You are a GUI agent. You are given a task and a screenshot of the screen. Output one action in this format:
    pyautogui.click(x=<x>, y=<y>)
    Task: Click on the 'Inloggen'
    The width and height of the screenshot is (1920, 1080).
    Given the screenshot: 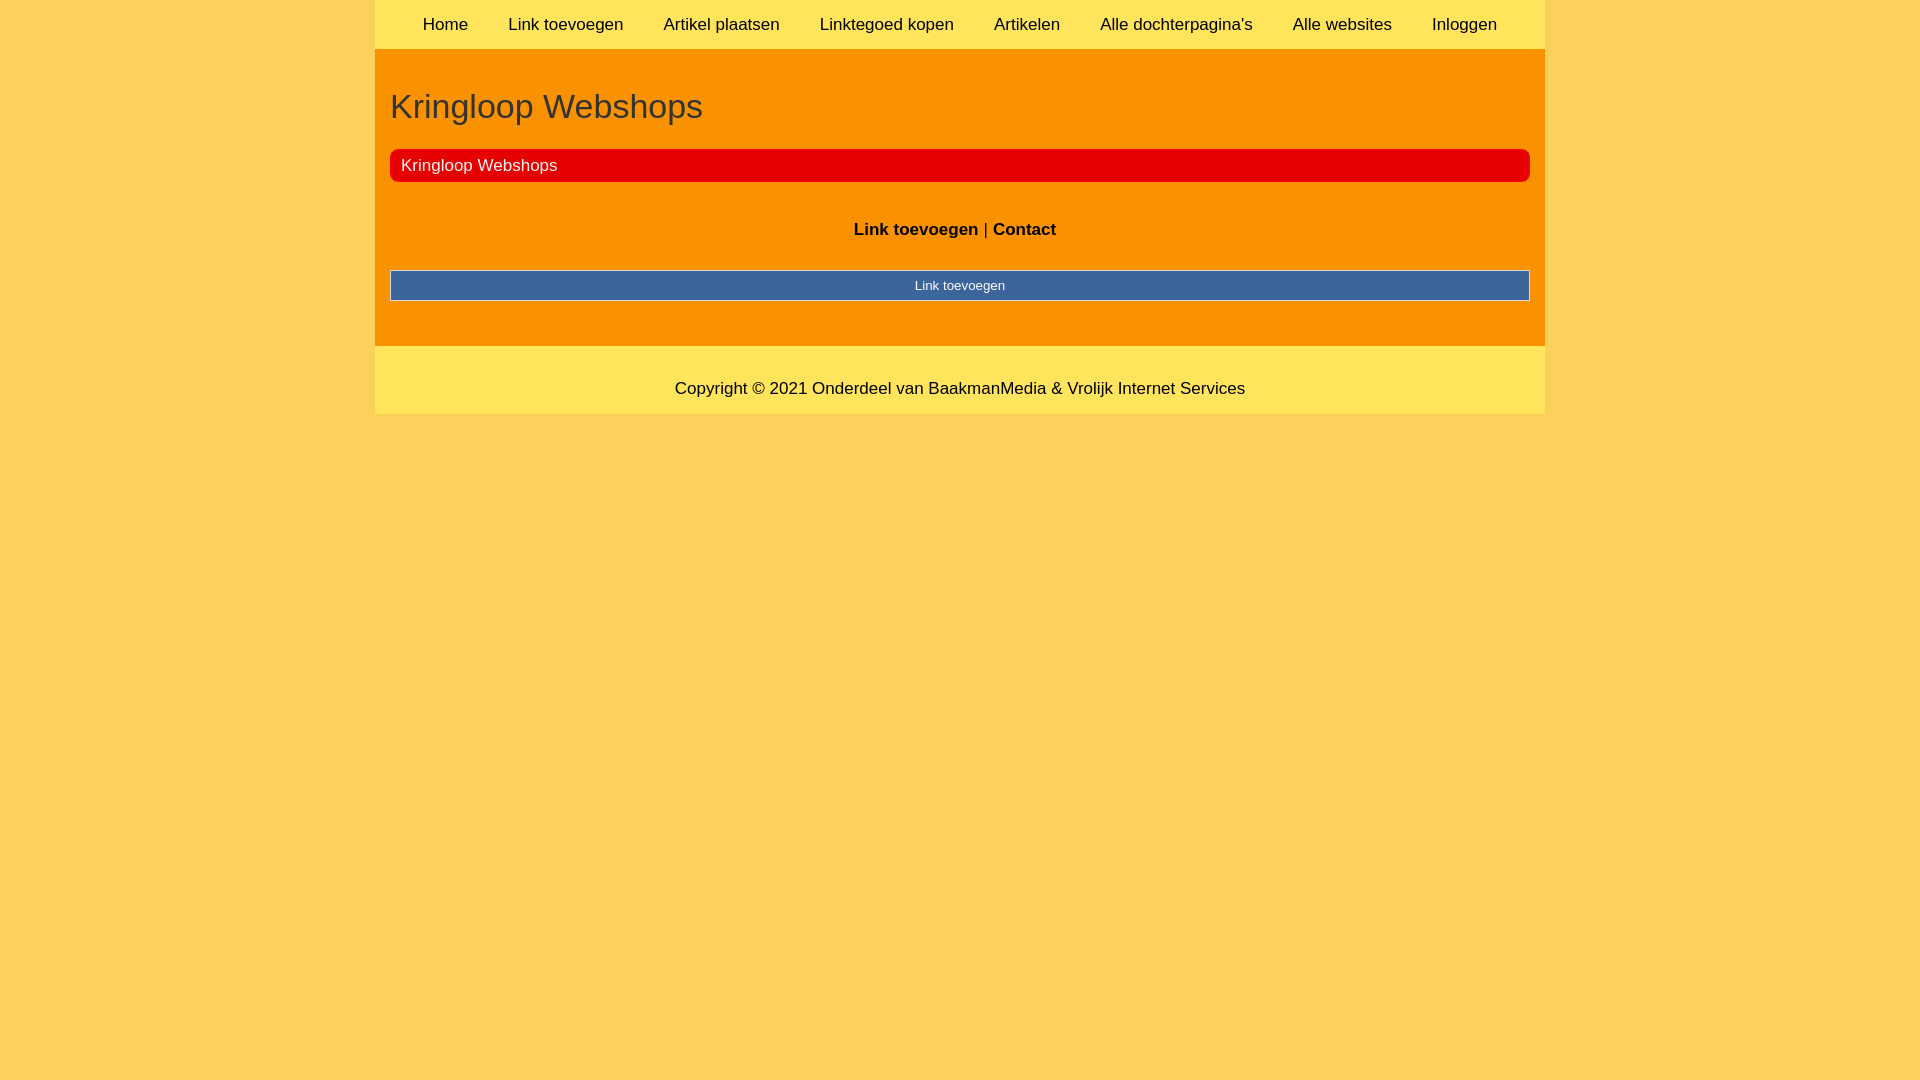 What is the action you would take?
    pyautogui.click(x=1464, y=24)
    